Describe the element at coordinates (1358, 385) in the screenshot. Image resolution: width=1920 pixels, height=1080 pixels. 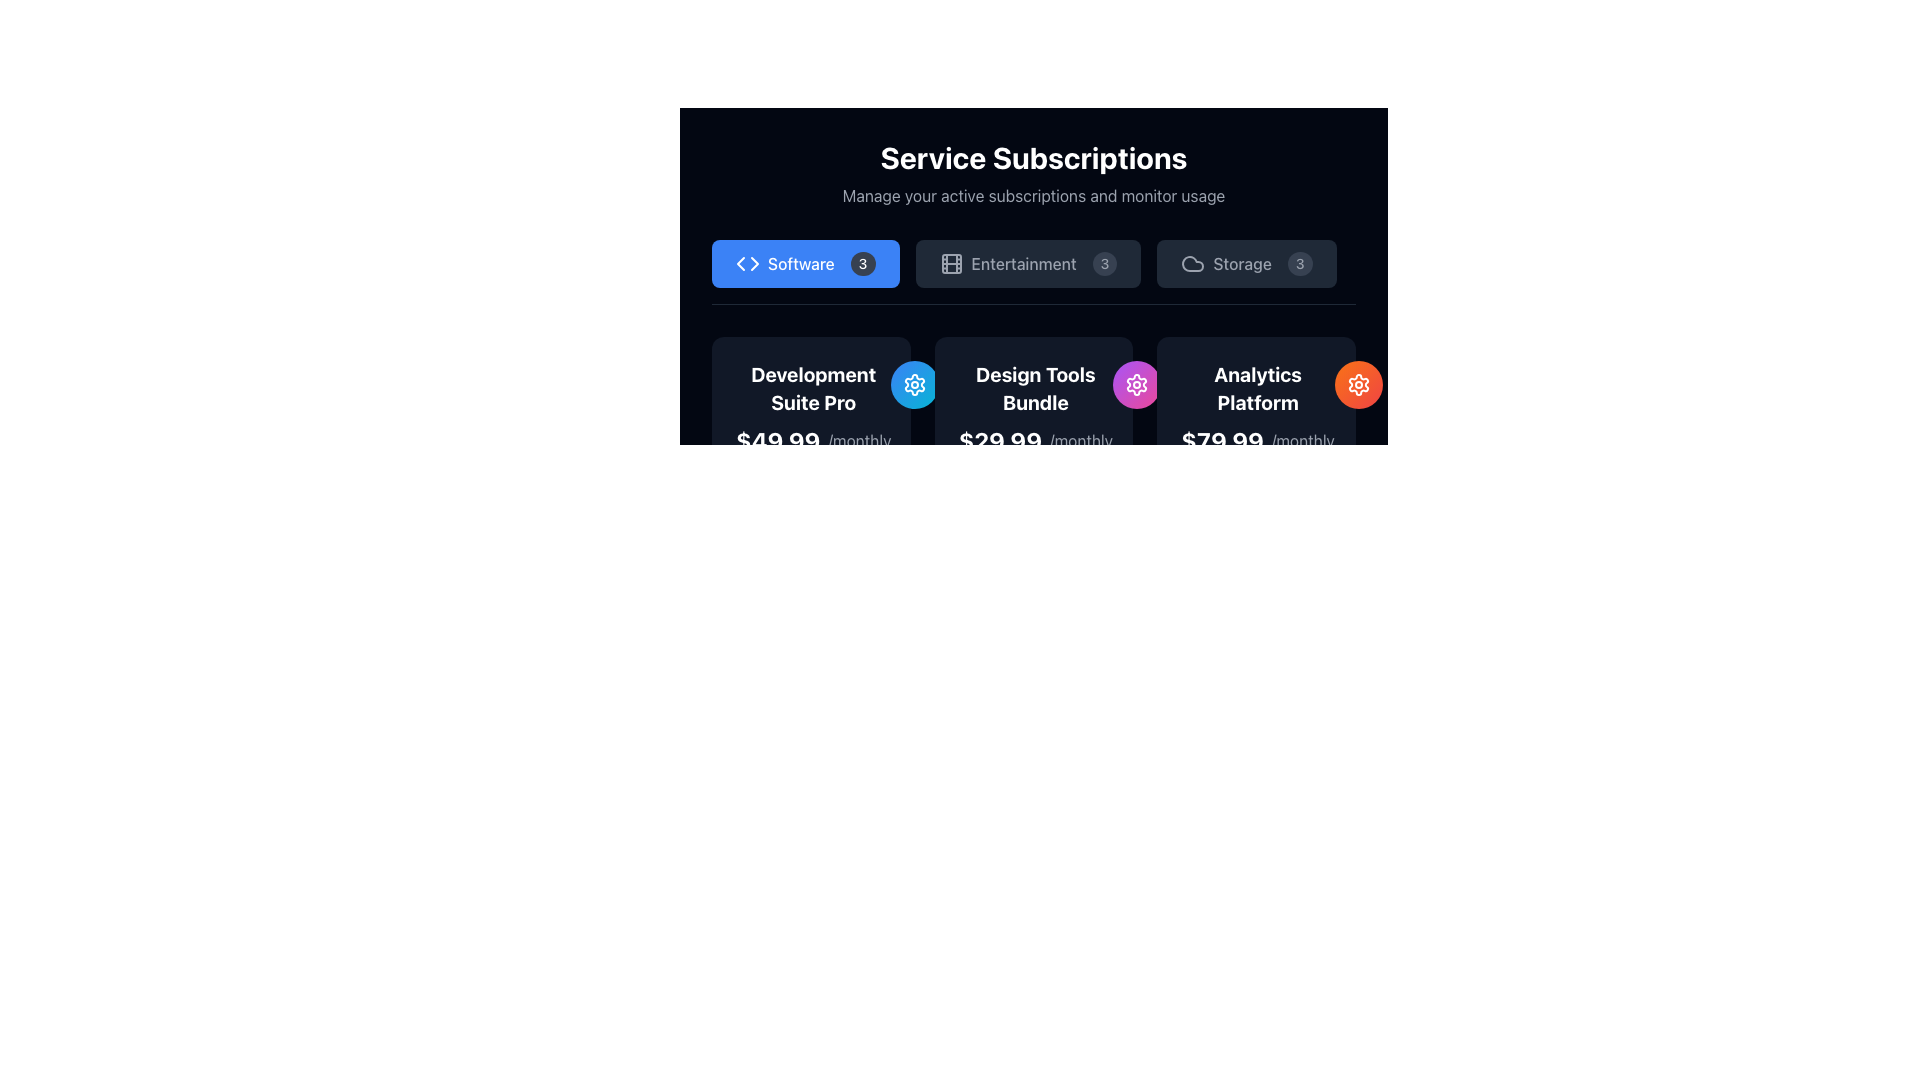
I see `the gear-like icon with a white design on a gradient orange to red background located at the bottom-right of the pricing card labeled 'Analytics Platform'` at that location.